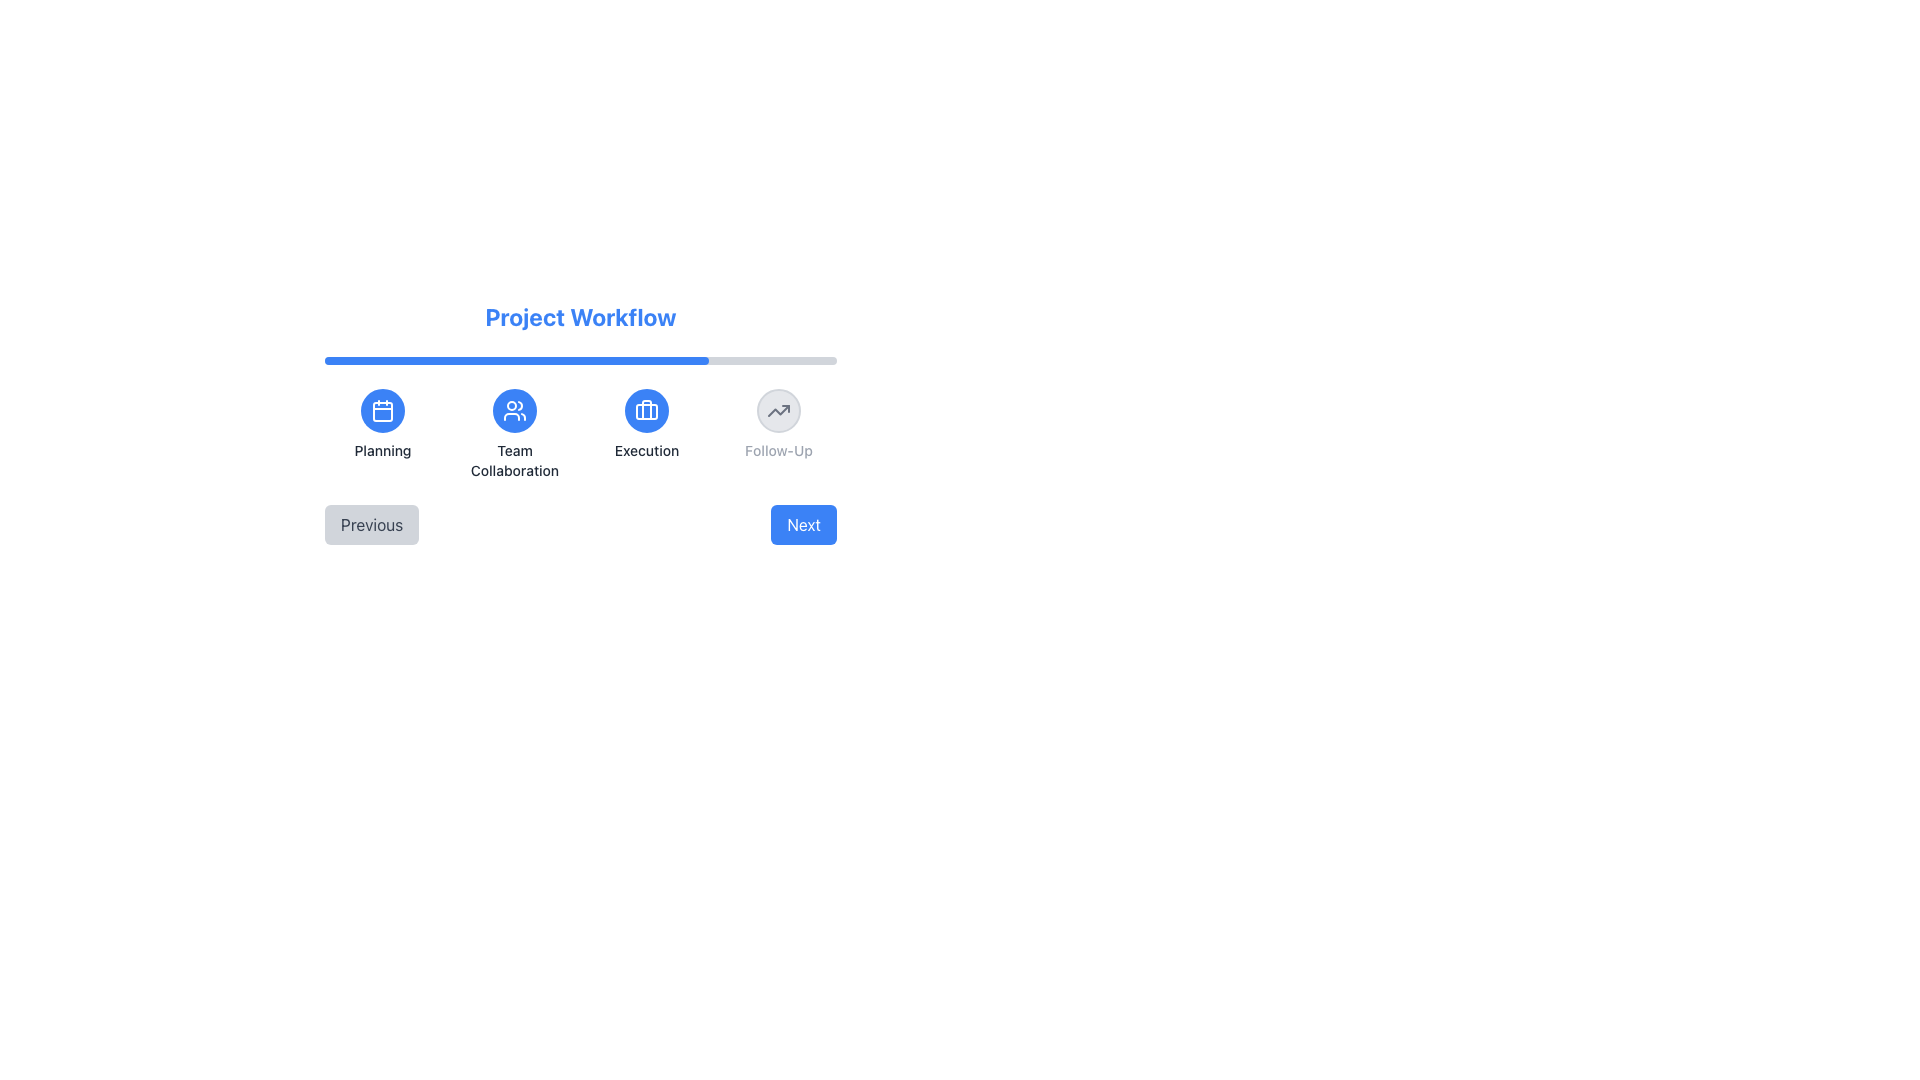  I want to click on the 'Planning' icon, which is the first in a series of four circle-bound icons and is positioned at the leftmost side of the row, so click(383, 410).